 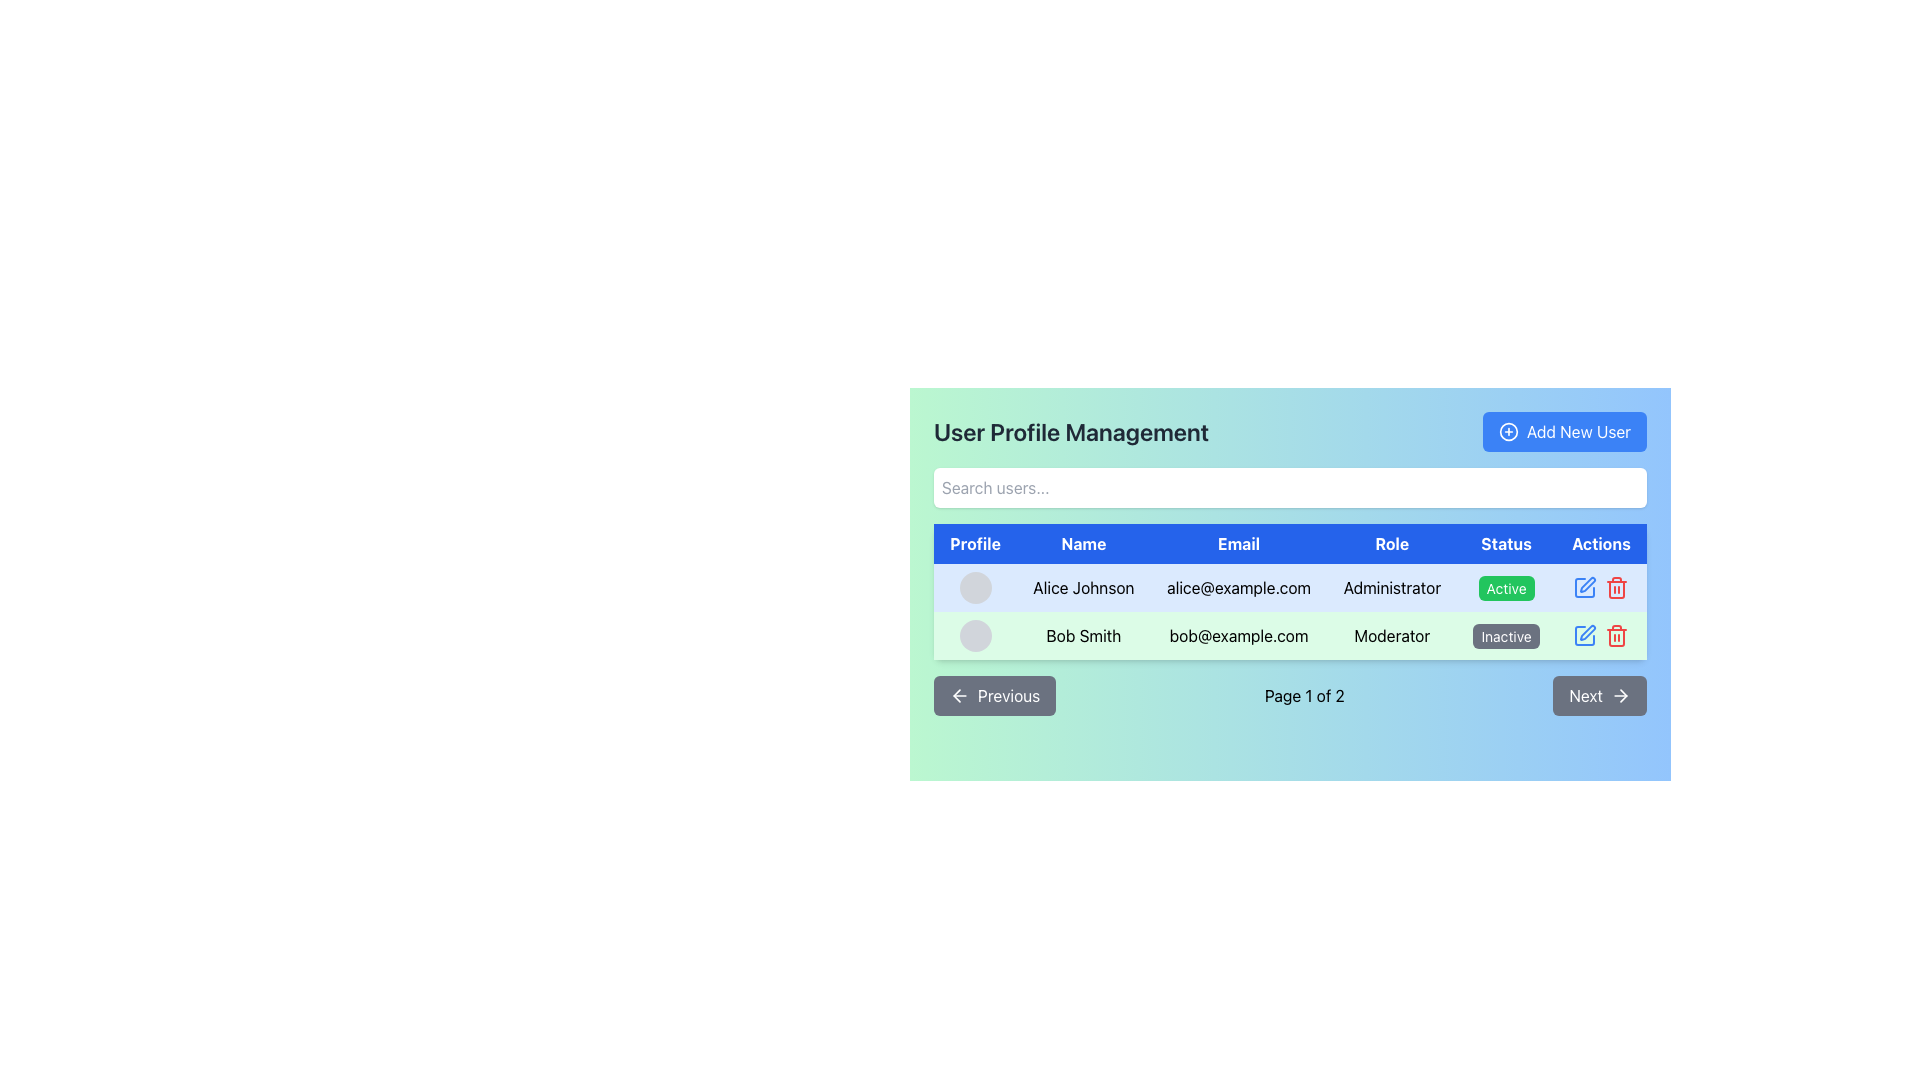 I want to click on the delete icon located in the 'Actions' column of the top row within the user data table, adjacent to user details, so click(x=1601, y=586).